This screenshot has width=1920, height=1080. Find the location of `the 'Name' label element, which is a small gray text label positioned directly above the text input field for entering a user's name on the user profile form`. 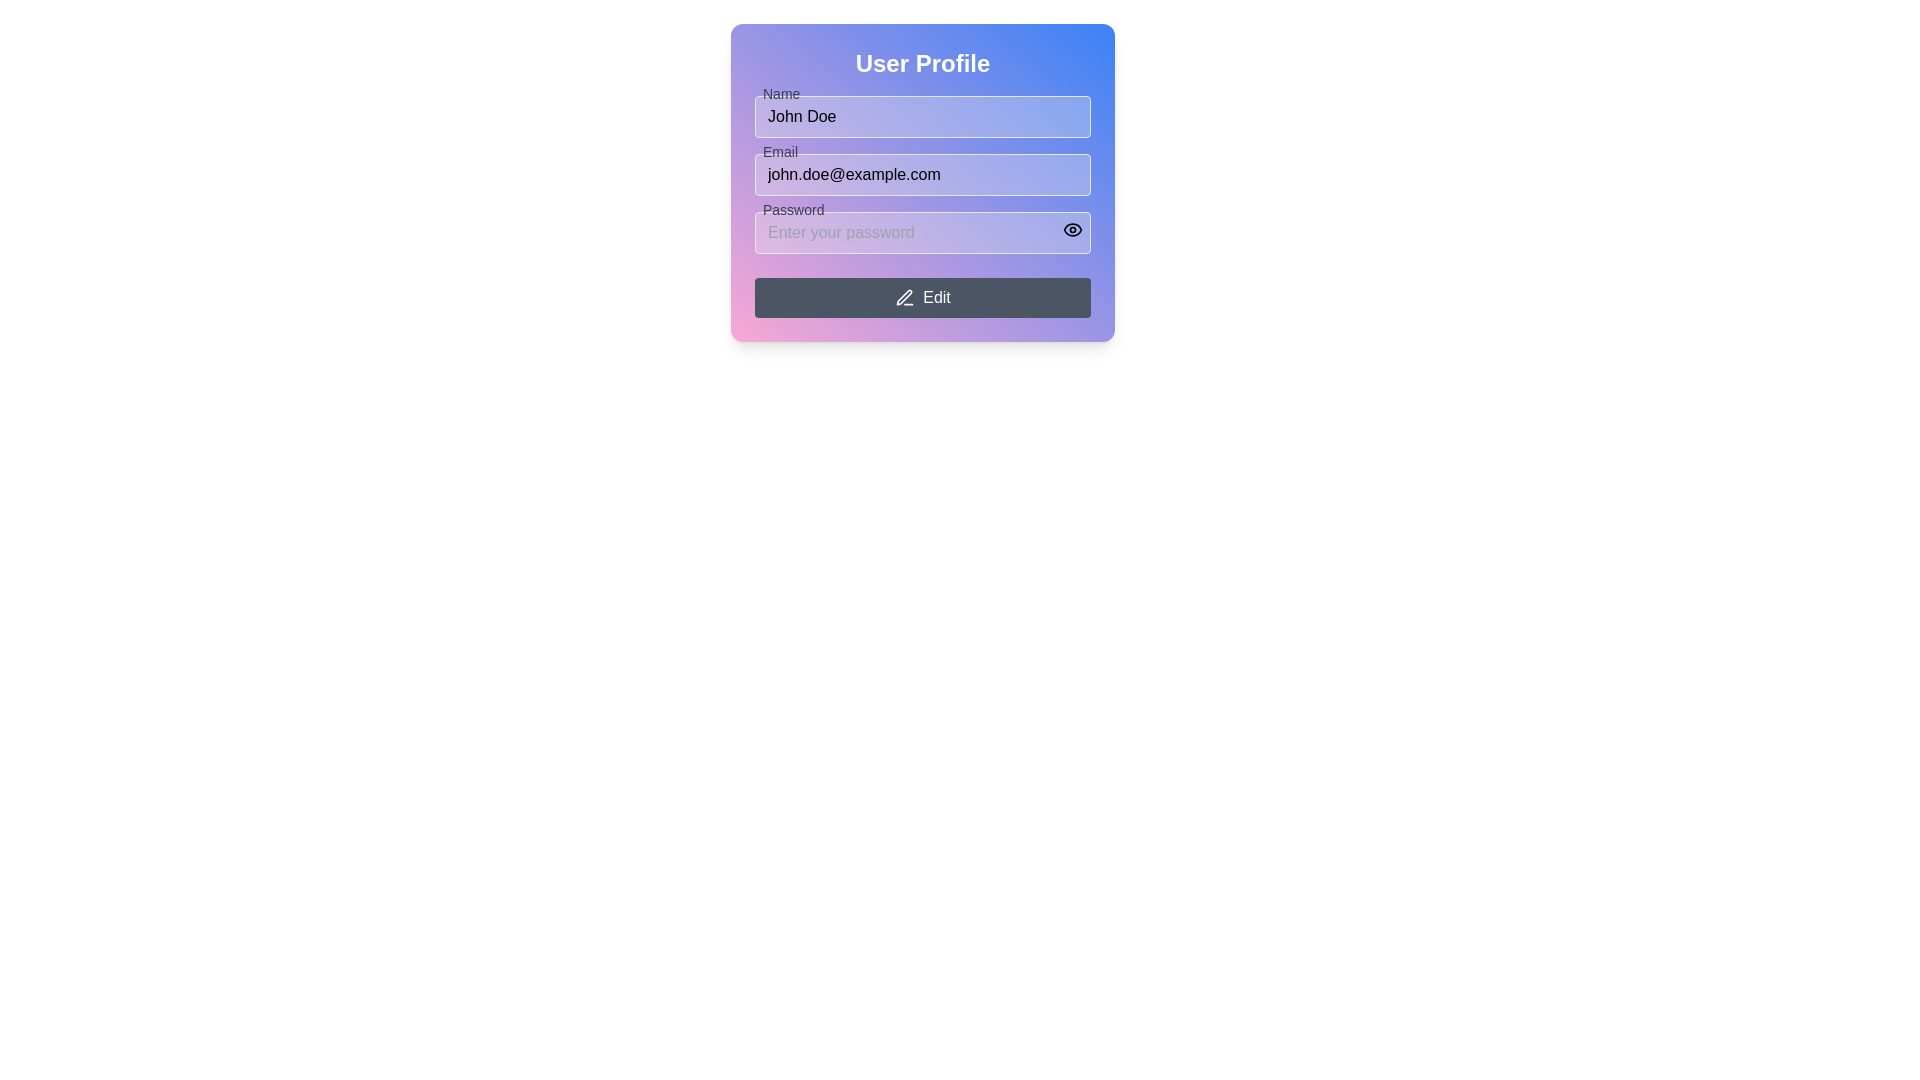

the 'Name' label element, which is a small gray text label positioned directly above the text input field for entering a user's name on the user profile form is located at coordinates (780, 93).